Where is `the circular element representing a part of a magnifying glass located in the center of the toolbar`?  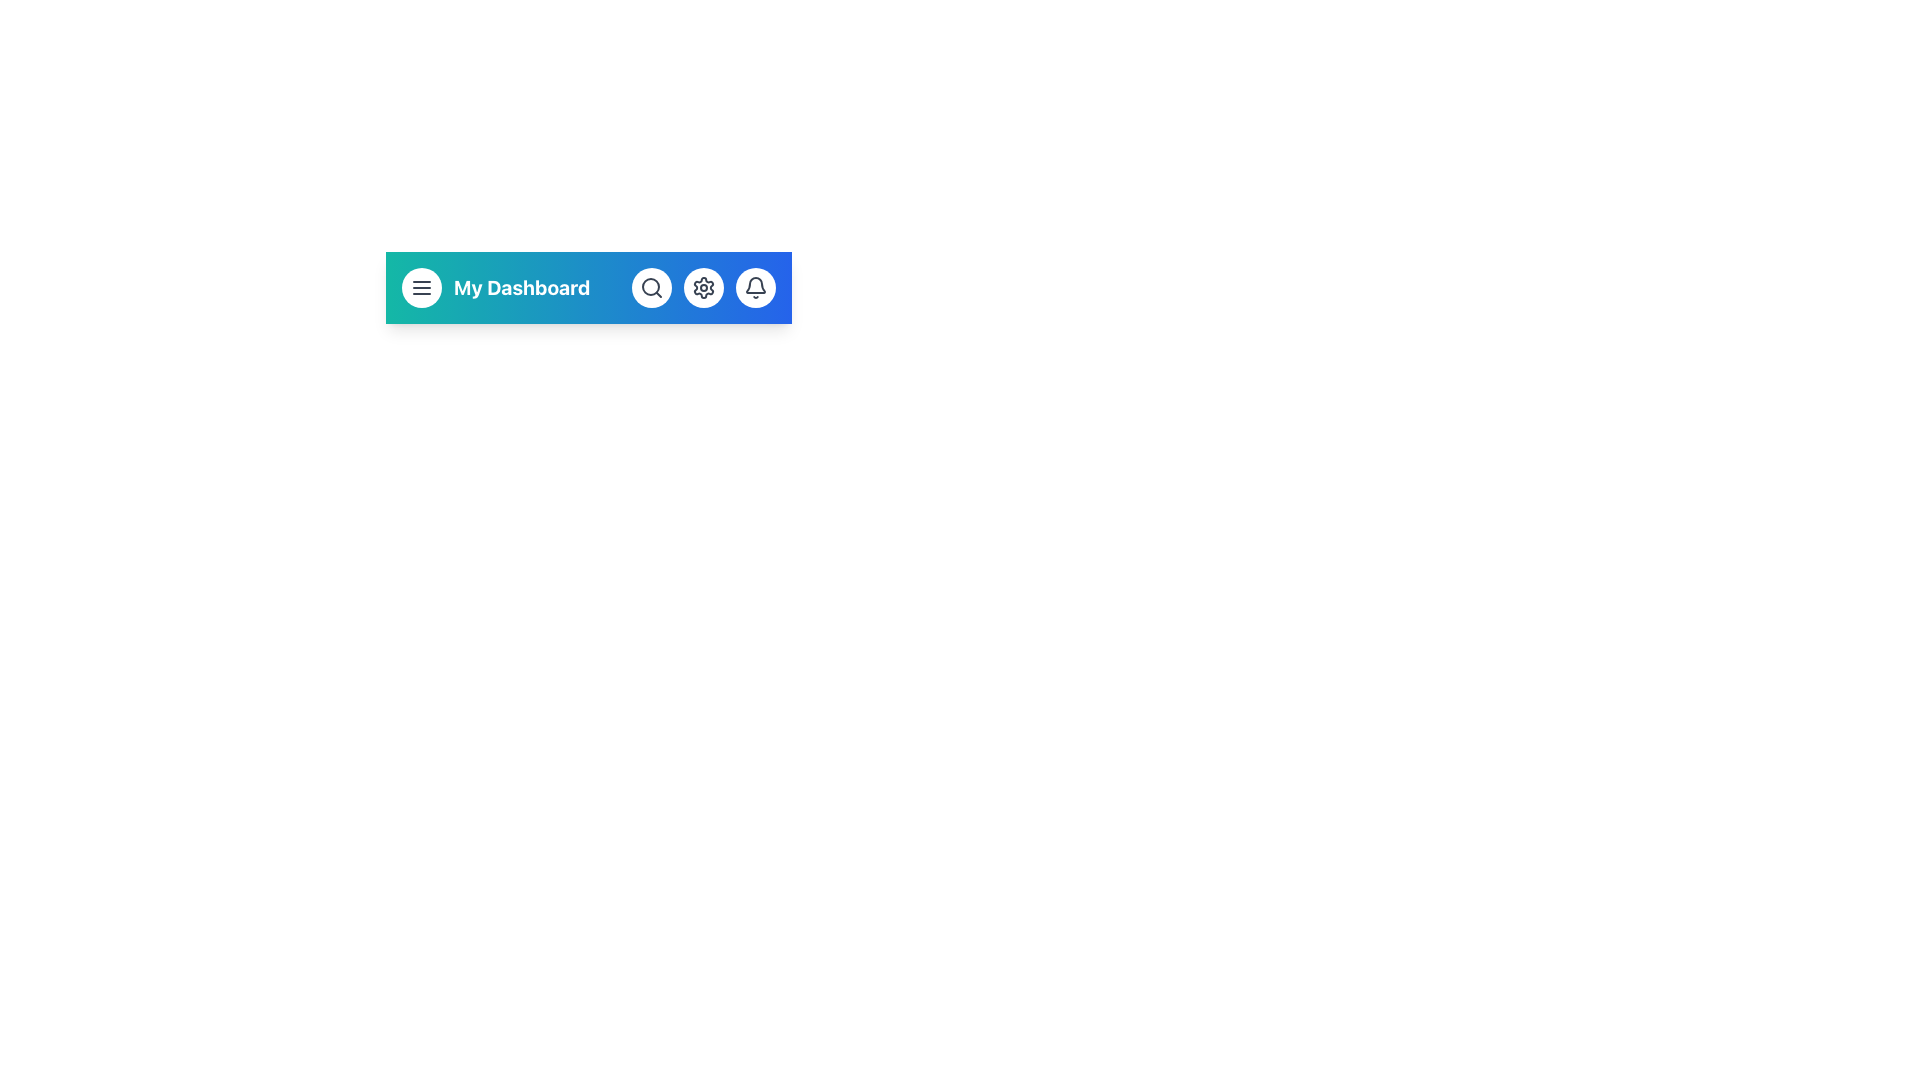 the circular element representing a part of a magnifying glass located in the center of the toolbar is located at coordinates (651, 286).